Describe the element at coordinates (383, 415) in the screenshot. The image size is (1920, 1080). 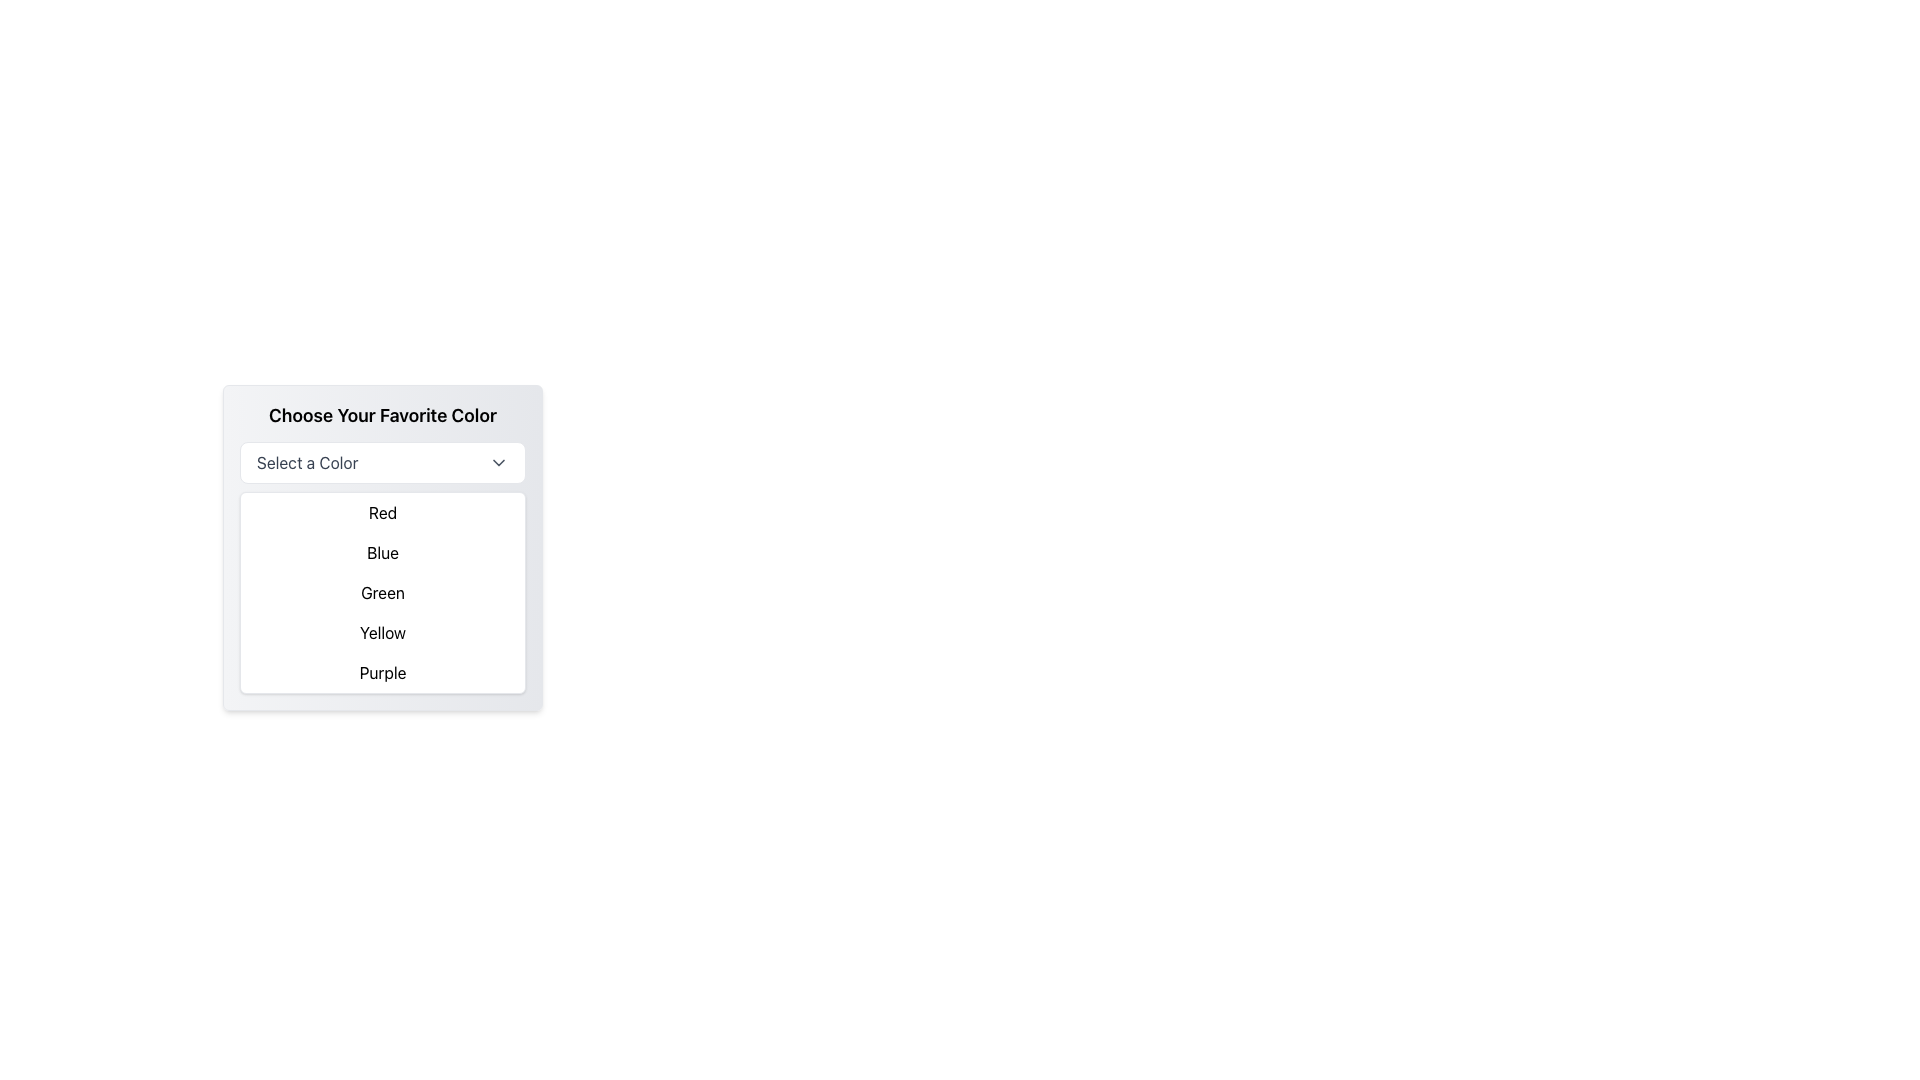
I see `the Text Label element that displays 'Choose Your Favorite Color', located at the top center of the UI card, above the 'Select a Color' dropdown` at that location.